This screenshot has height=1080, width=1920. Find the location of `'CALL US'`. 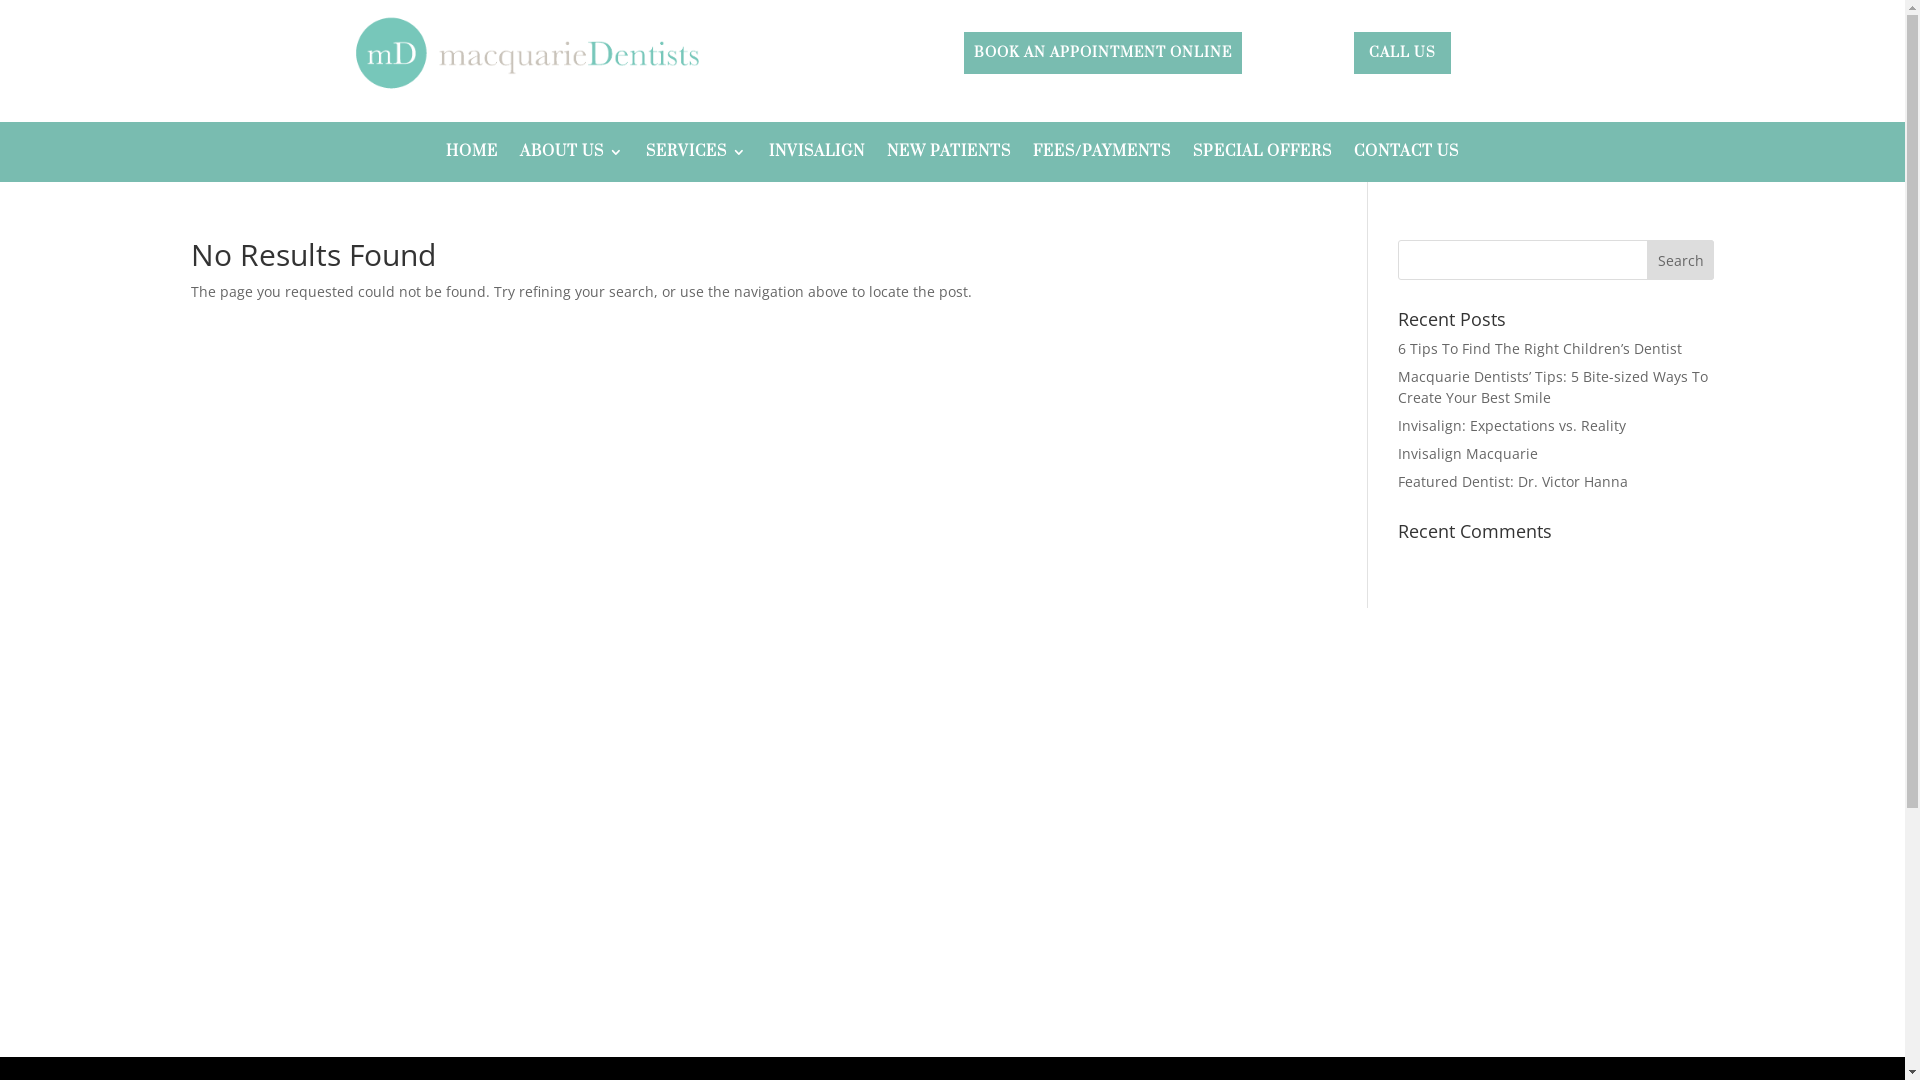

'CALL US' is located at coordinates (1401, 52).